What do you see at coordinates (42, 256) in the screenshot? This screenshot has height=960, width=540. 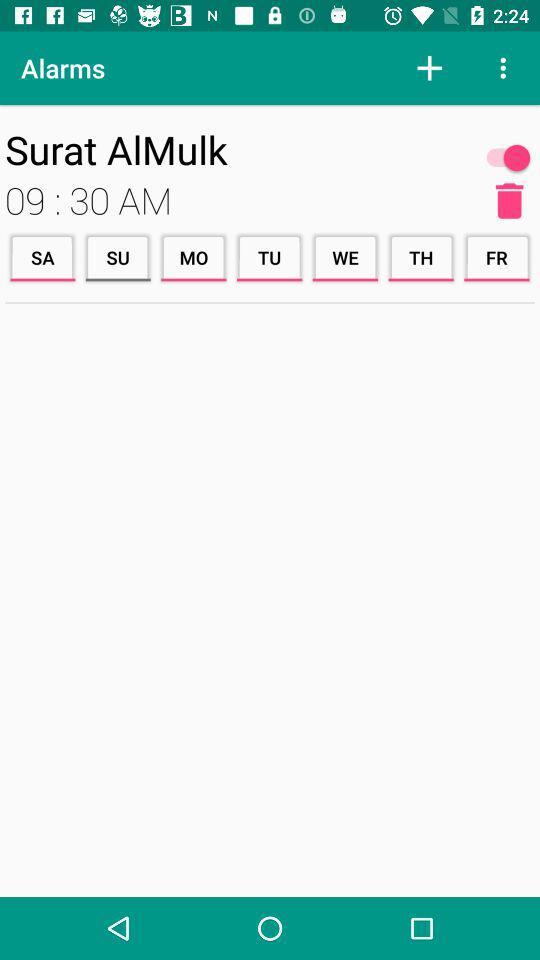 I see `sa` at bounding box center [42, 256].